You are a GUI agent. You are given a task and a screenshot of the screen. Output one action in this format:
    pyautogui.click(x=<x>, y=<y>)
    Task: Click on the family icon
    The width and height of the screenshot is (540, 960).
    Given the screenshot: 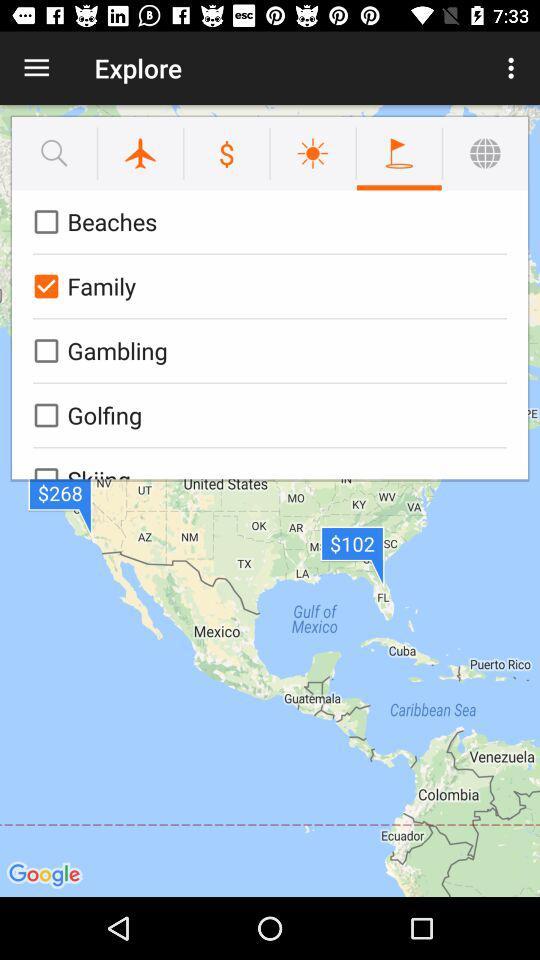 What is the action you would take?
    pyautogui.click(x=266, y=285)
    